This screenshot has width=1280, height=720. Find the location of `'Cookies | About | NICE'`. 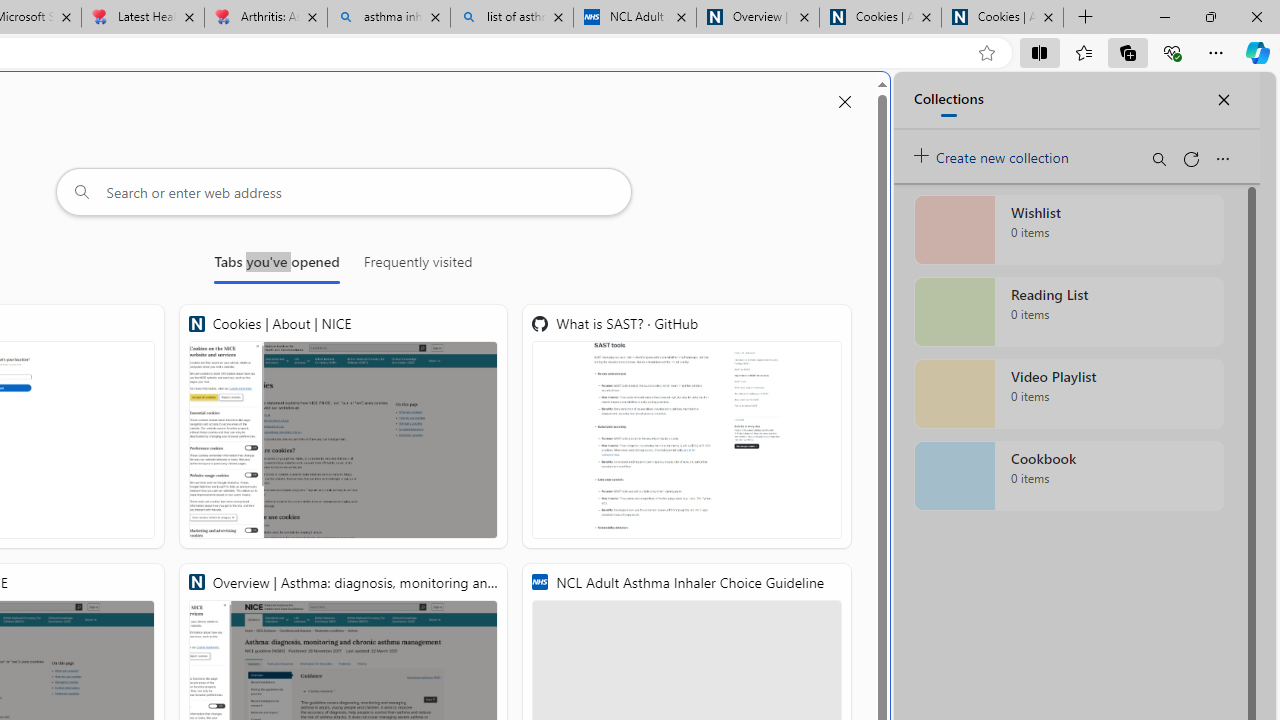

'Cookies | About | NICE' is located at coordinates (343, 425).